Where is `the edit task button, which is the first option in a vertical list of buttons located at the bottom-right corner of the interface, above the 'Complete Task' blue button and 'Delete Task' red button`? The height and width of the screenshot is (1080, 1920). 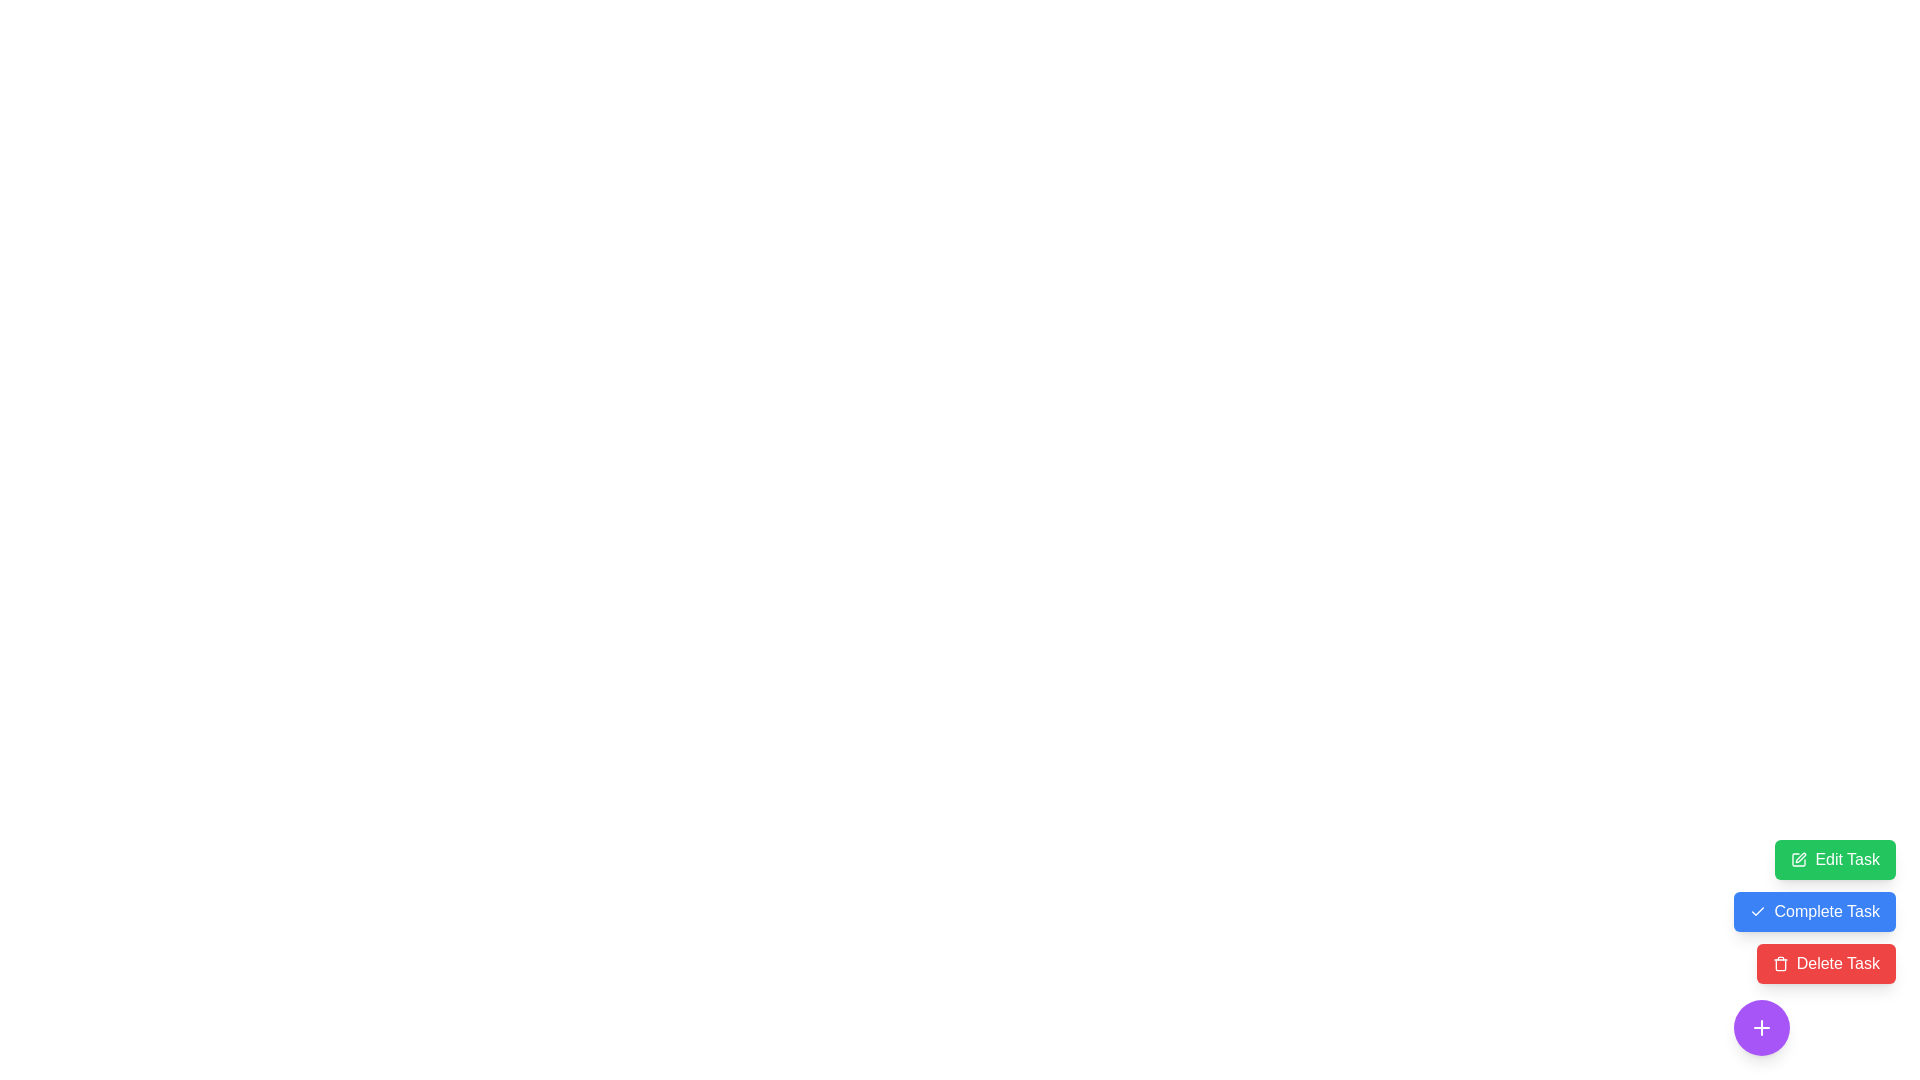
the edit task button, which is the first option in a vertical list of buttons located at the bottom-right corner of the interface, above the 'Complete Task' blue button and 'Delete Task' red button is located at coordinates (1835, 859).